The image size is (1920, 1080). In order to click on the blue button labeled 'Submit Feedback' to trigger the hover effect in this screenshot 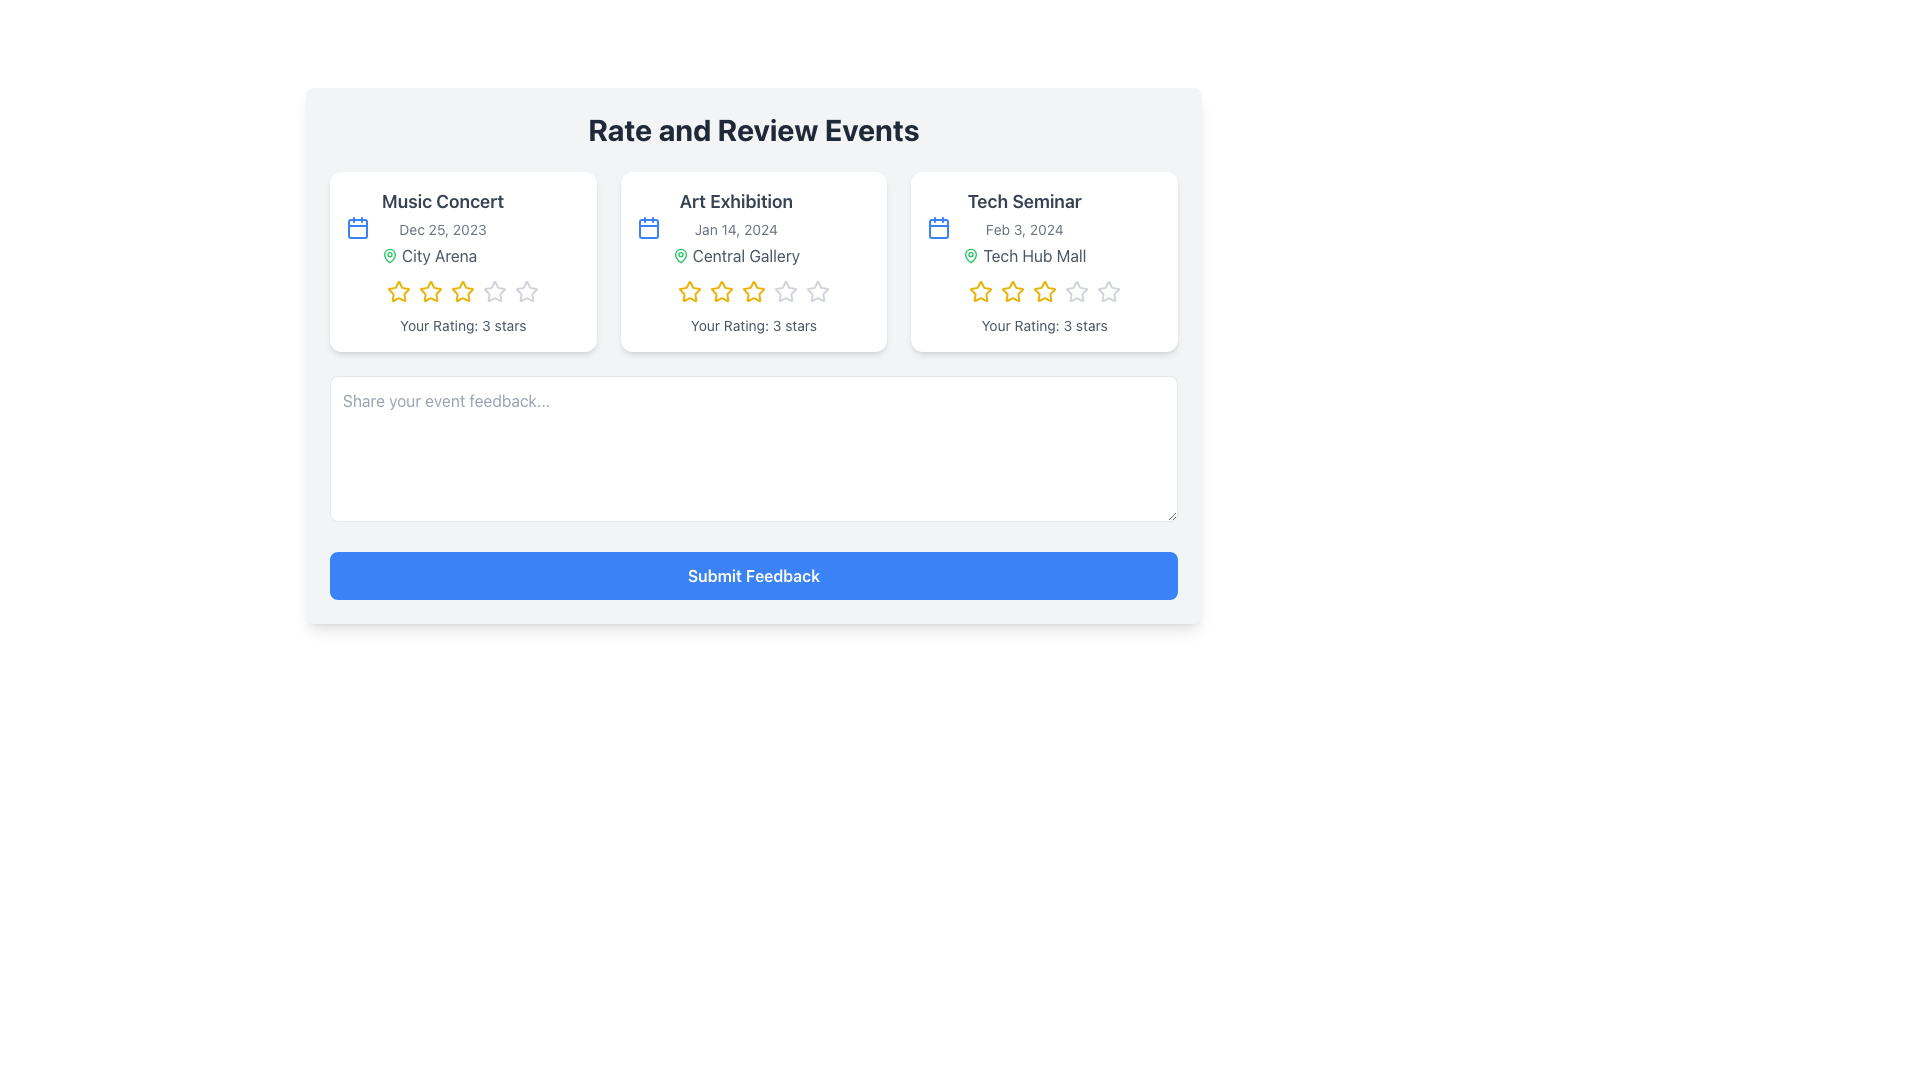, I will do `click(752, 575)`.